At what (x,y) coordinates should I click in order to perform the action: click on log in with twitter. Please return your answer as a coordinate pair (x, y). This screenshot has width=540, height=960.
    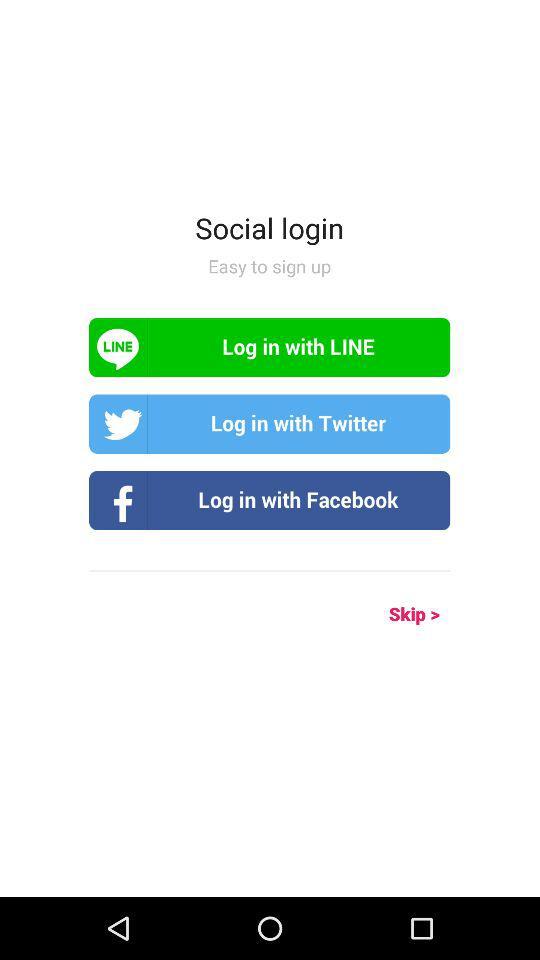
    Looking at the image, I should click on (269, 424).